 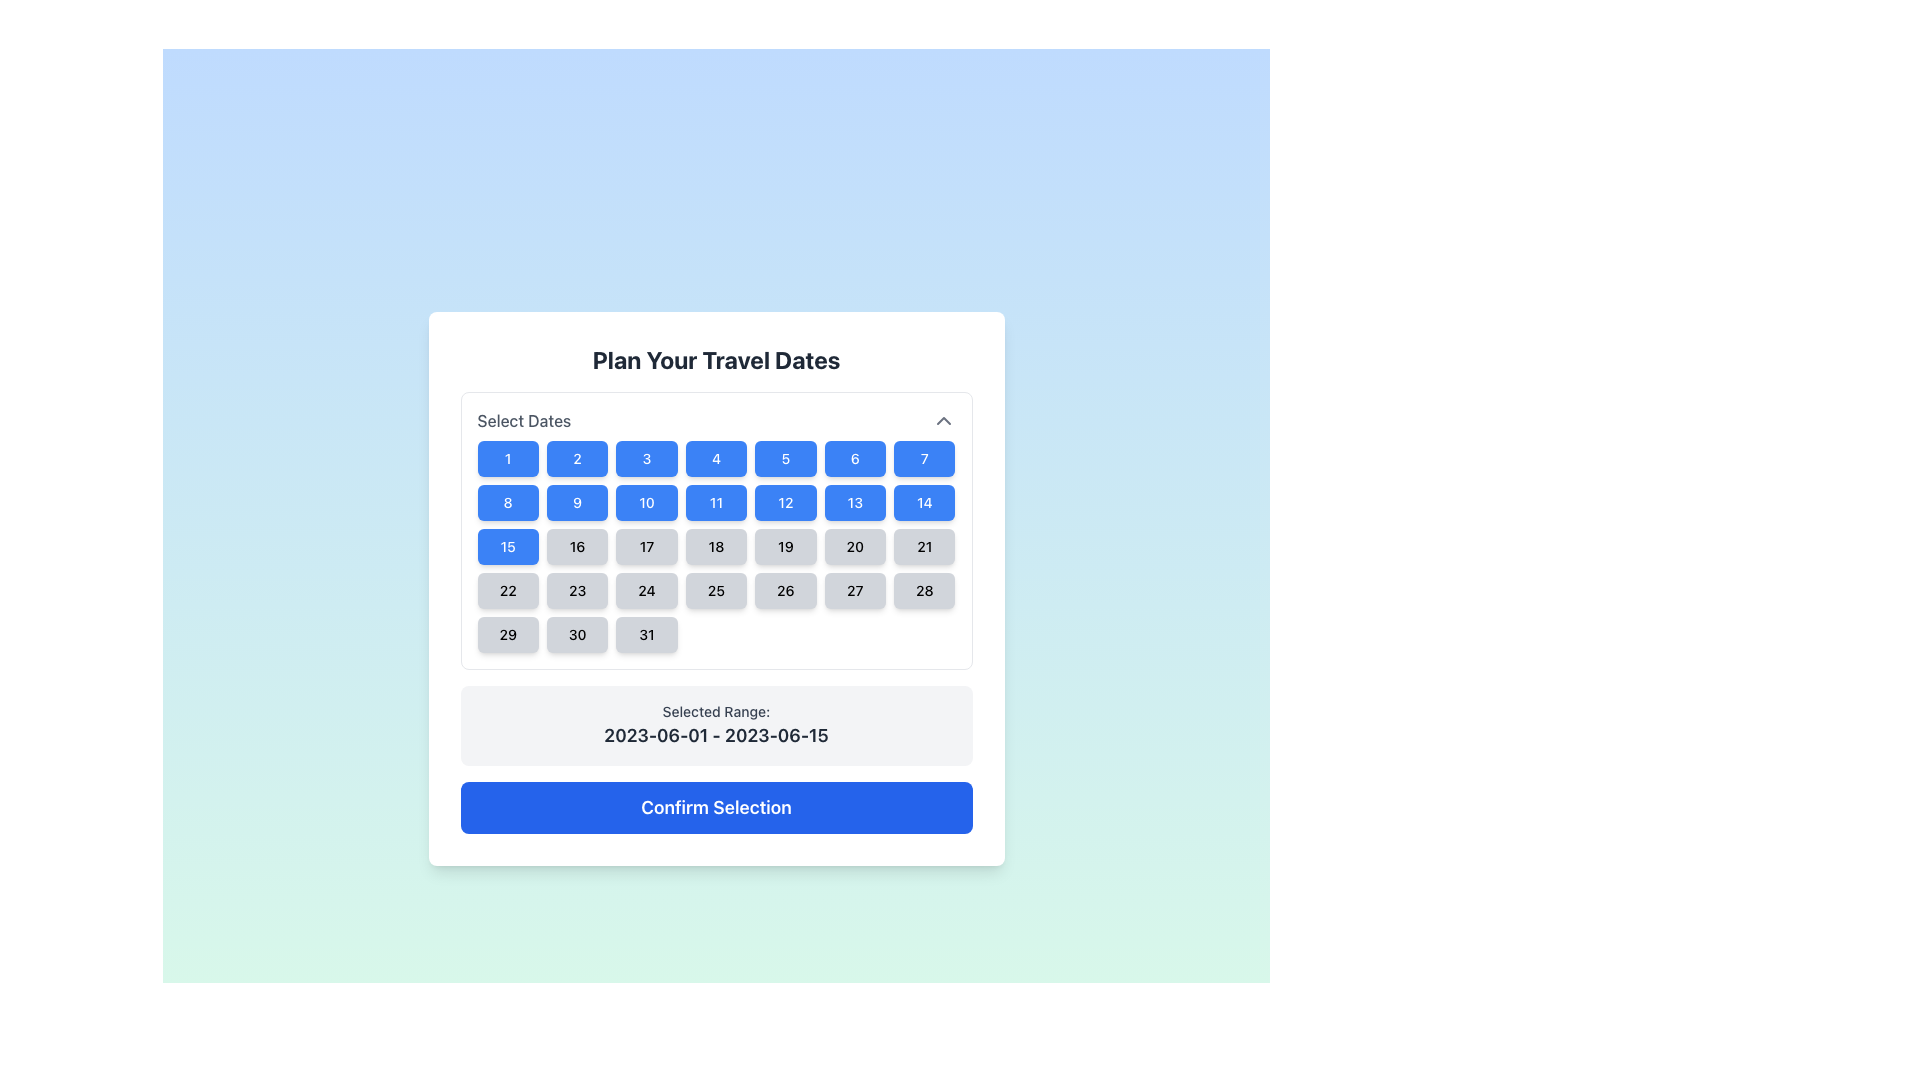 What do you see at coordinates (716, 530) in the screenshot?
I see `the calendar day tile representing the 18th day in the date selection calendar` at bounding box center [716, 530].